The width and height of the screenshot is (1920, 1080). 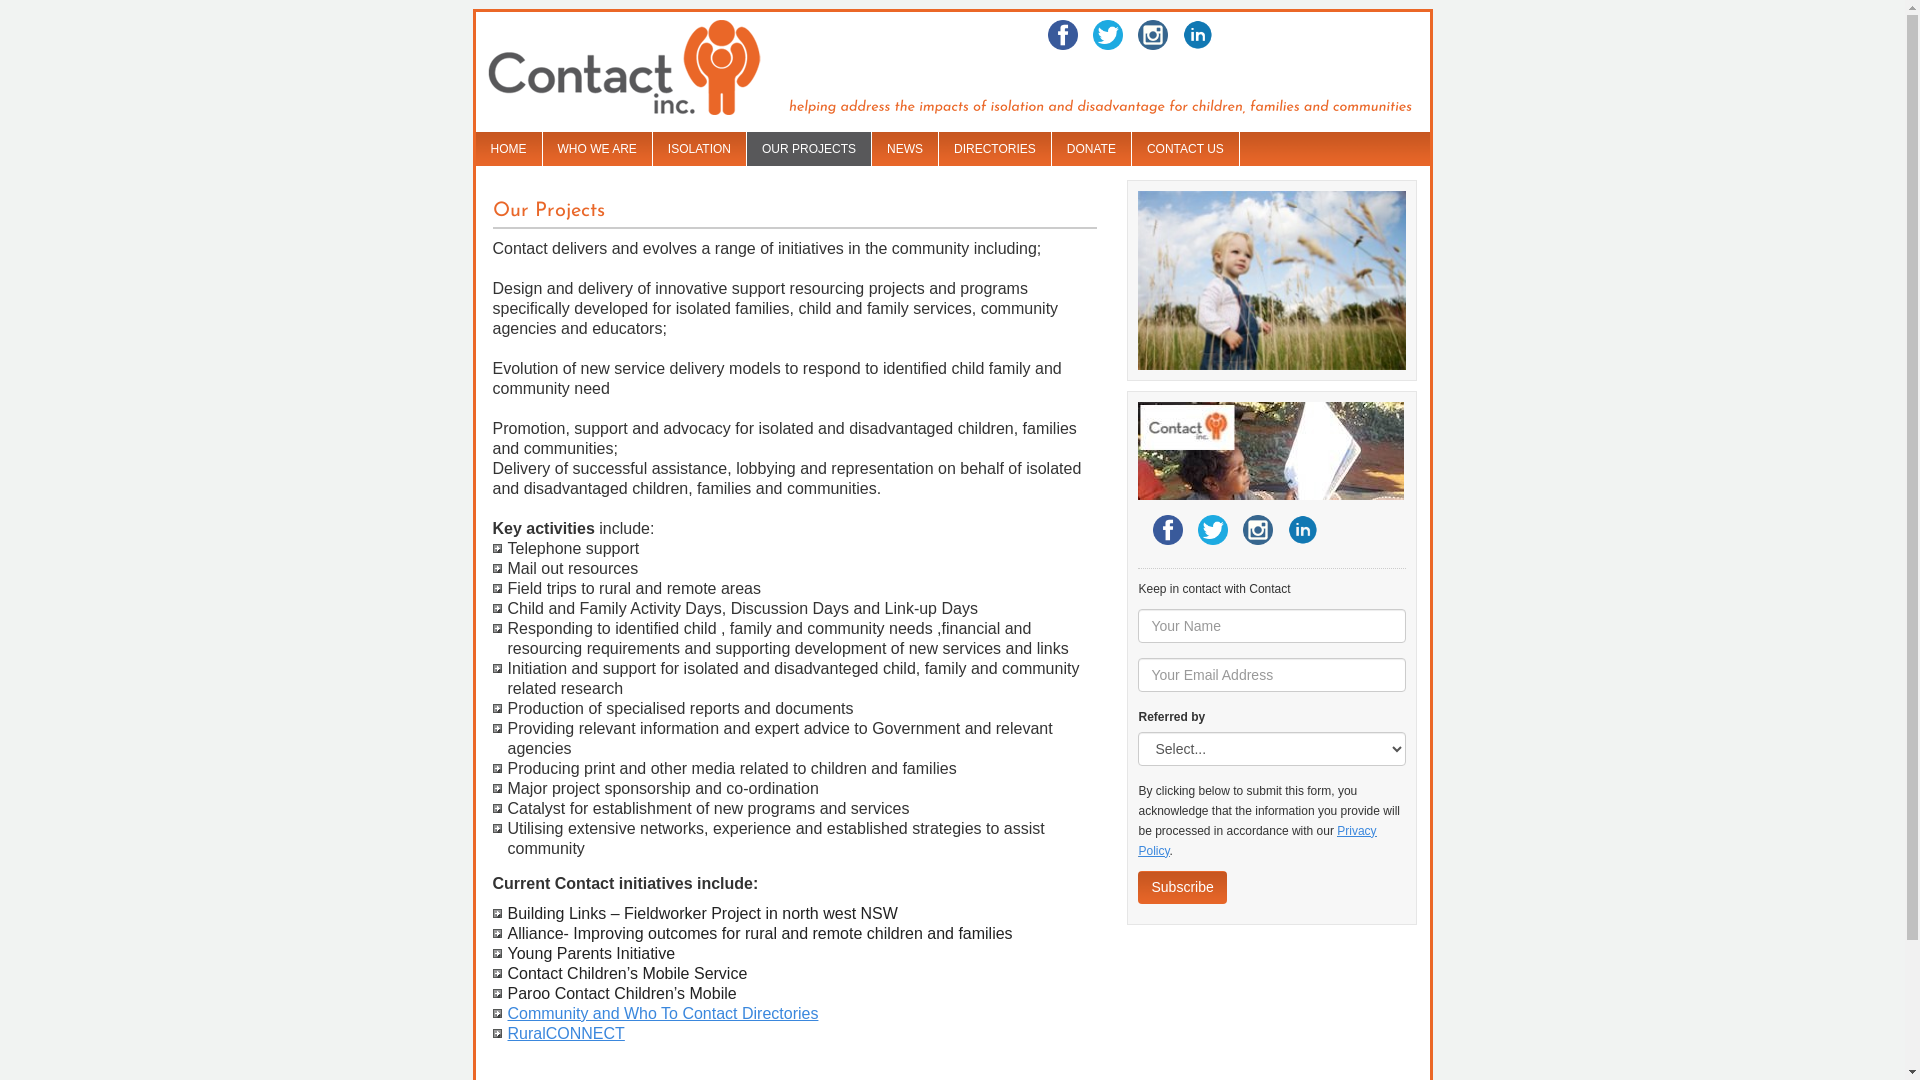 What do you see at coordinates (656, 69) in the screenshot?
I see `'Contact Inc. home page'` at bounding box center [656, 69].